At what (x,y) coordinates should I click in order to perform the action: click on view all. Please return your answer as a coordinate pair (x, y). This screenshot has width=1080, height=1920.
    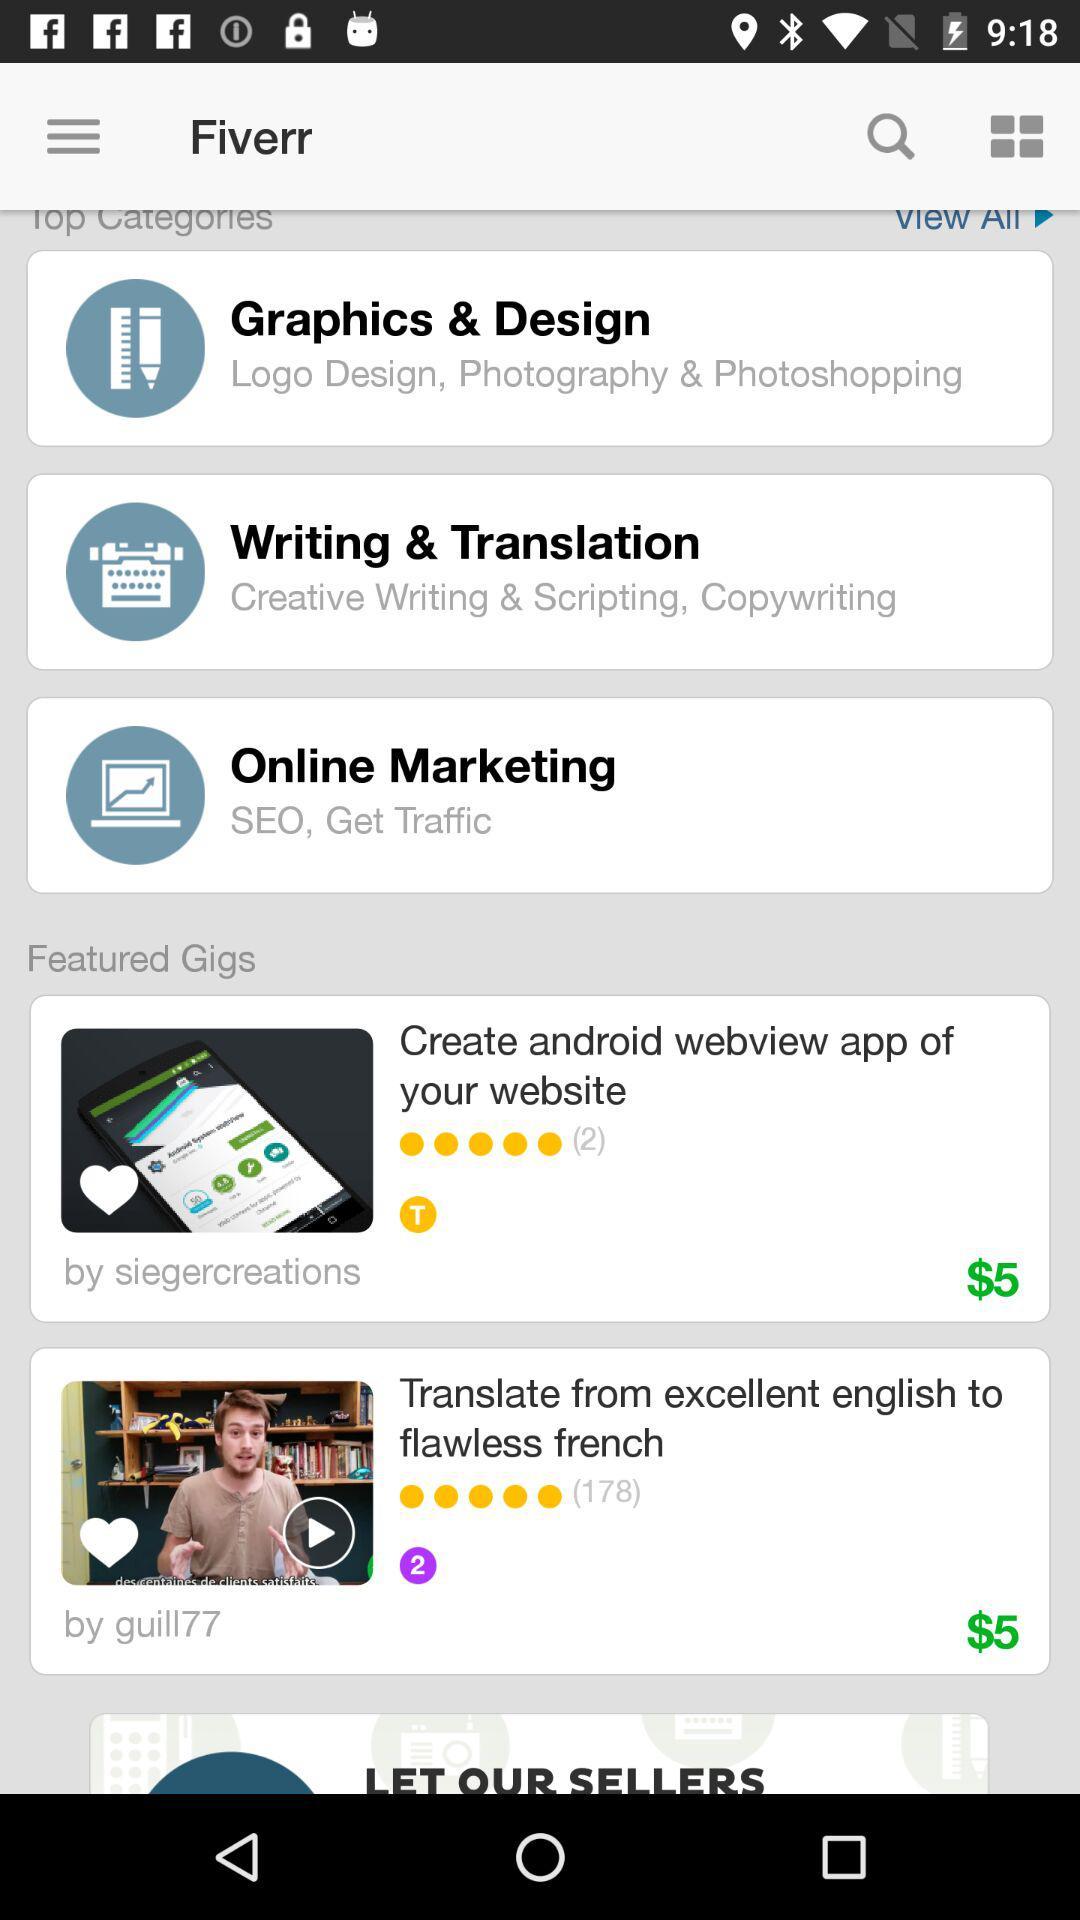
    Looking at the image, I should click on (972, 223).